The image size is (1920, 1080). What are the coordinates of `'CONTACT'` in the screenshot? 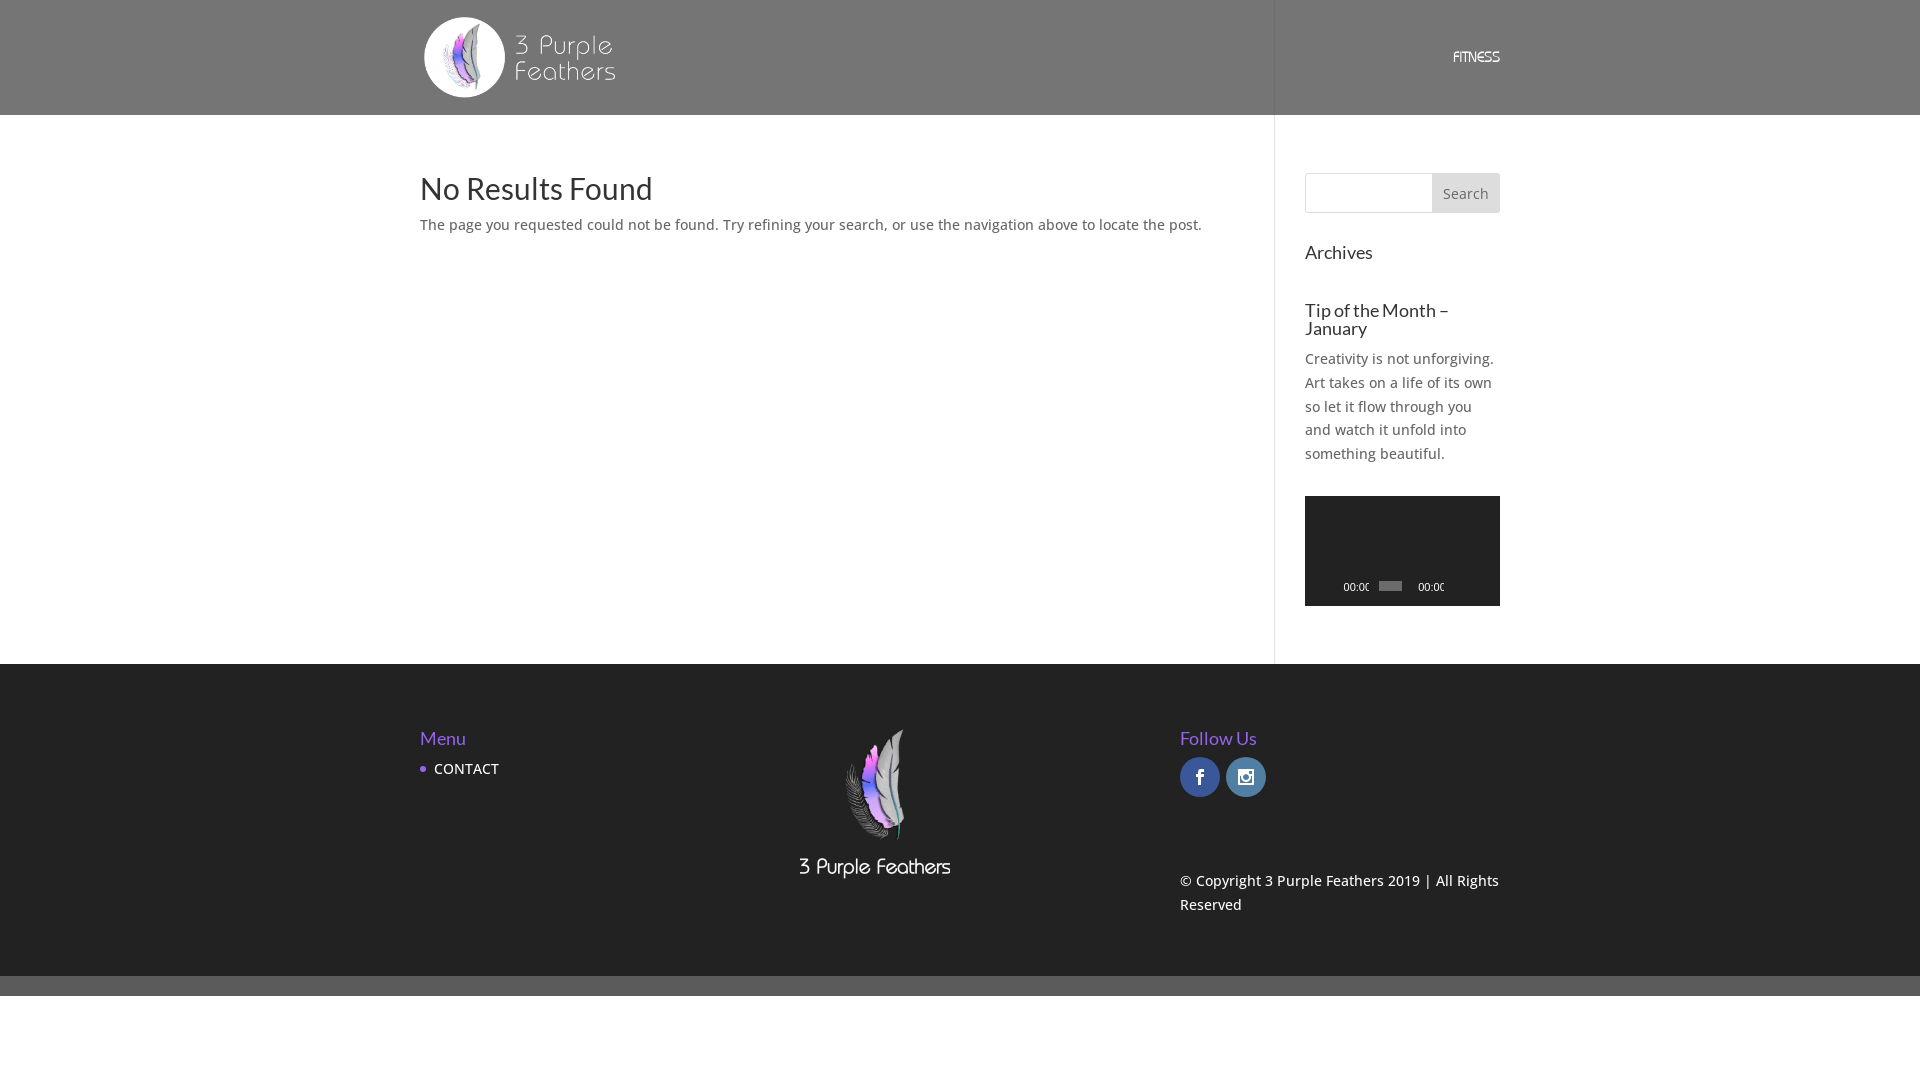 It's located at (465, 767).